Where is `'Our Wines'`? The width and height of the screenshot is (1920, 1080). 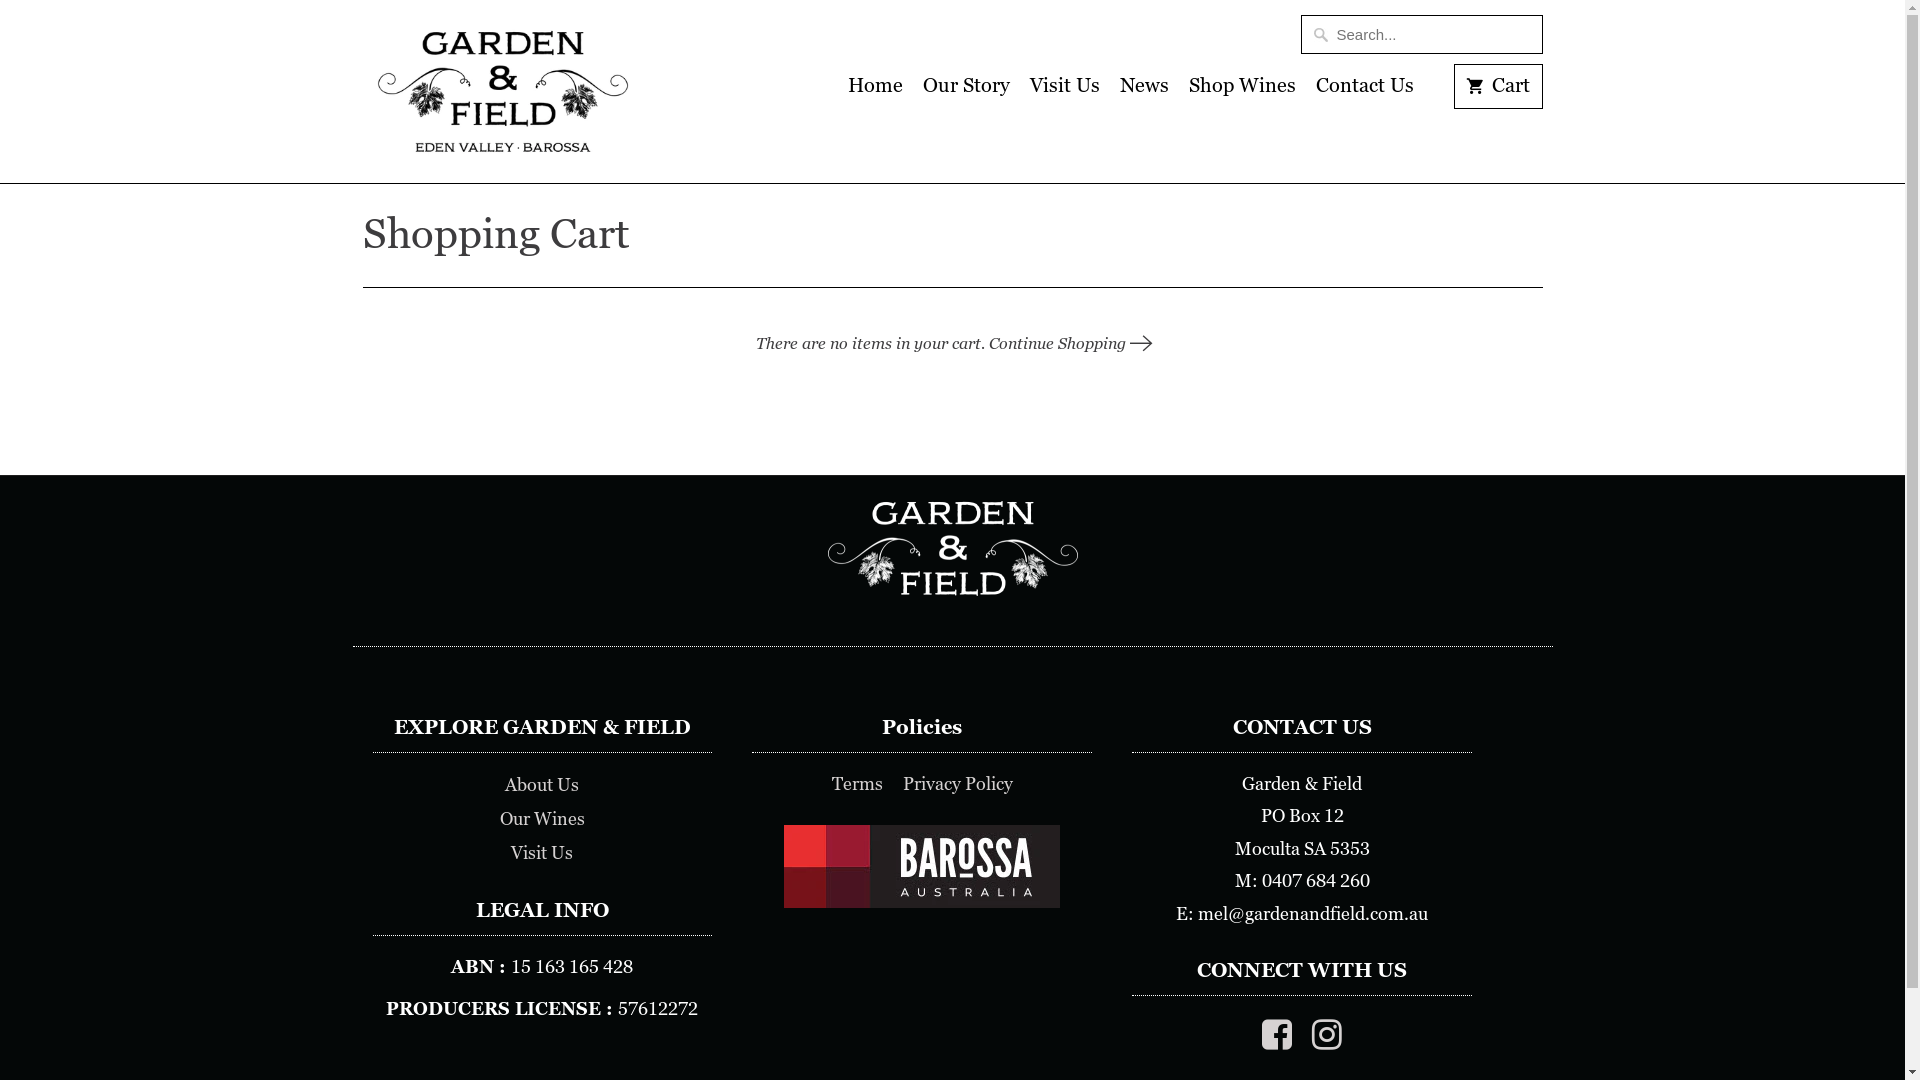 'Our Wines' is located at coordinates (499, 818).